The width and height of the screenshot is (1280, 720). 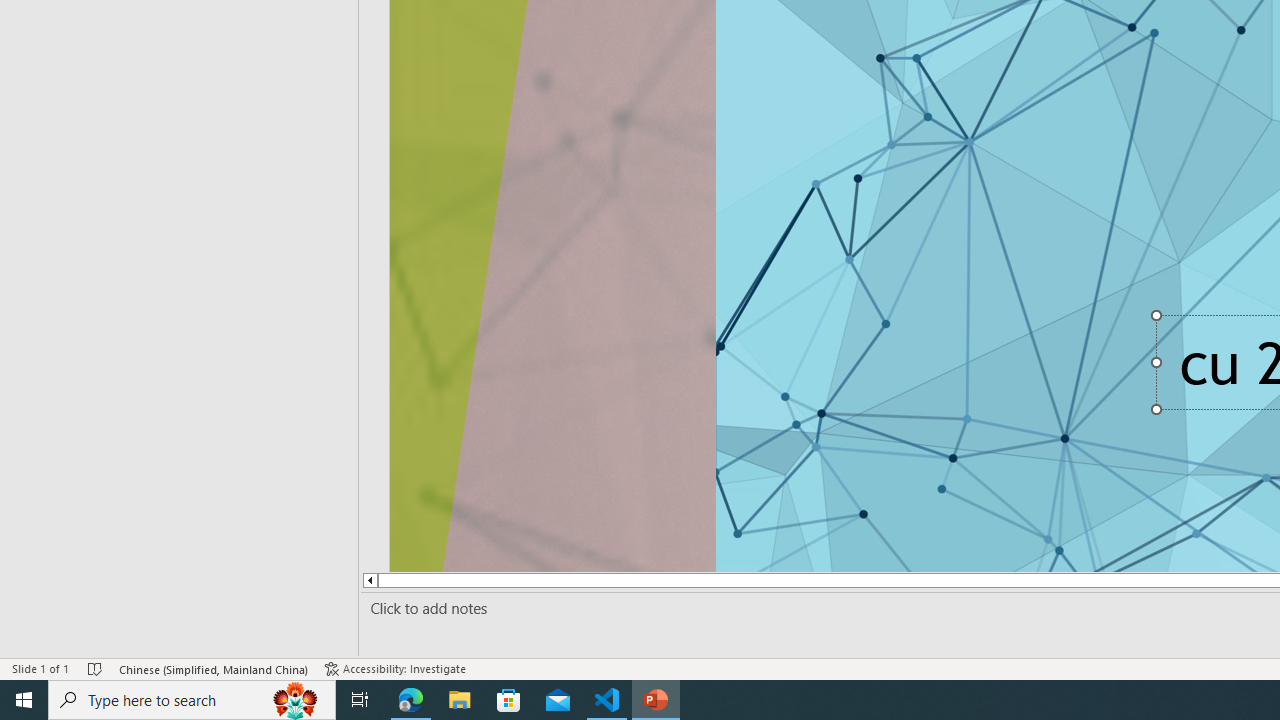 I want to click on 'Spell Check No Errors', so click(x=95, y=669).